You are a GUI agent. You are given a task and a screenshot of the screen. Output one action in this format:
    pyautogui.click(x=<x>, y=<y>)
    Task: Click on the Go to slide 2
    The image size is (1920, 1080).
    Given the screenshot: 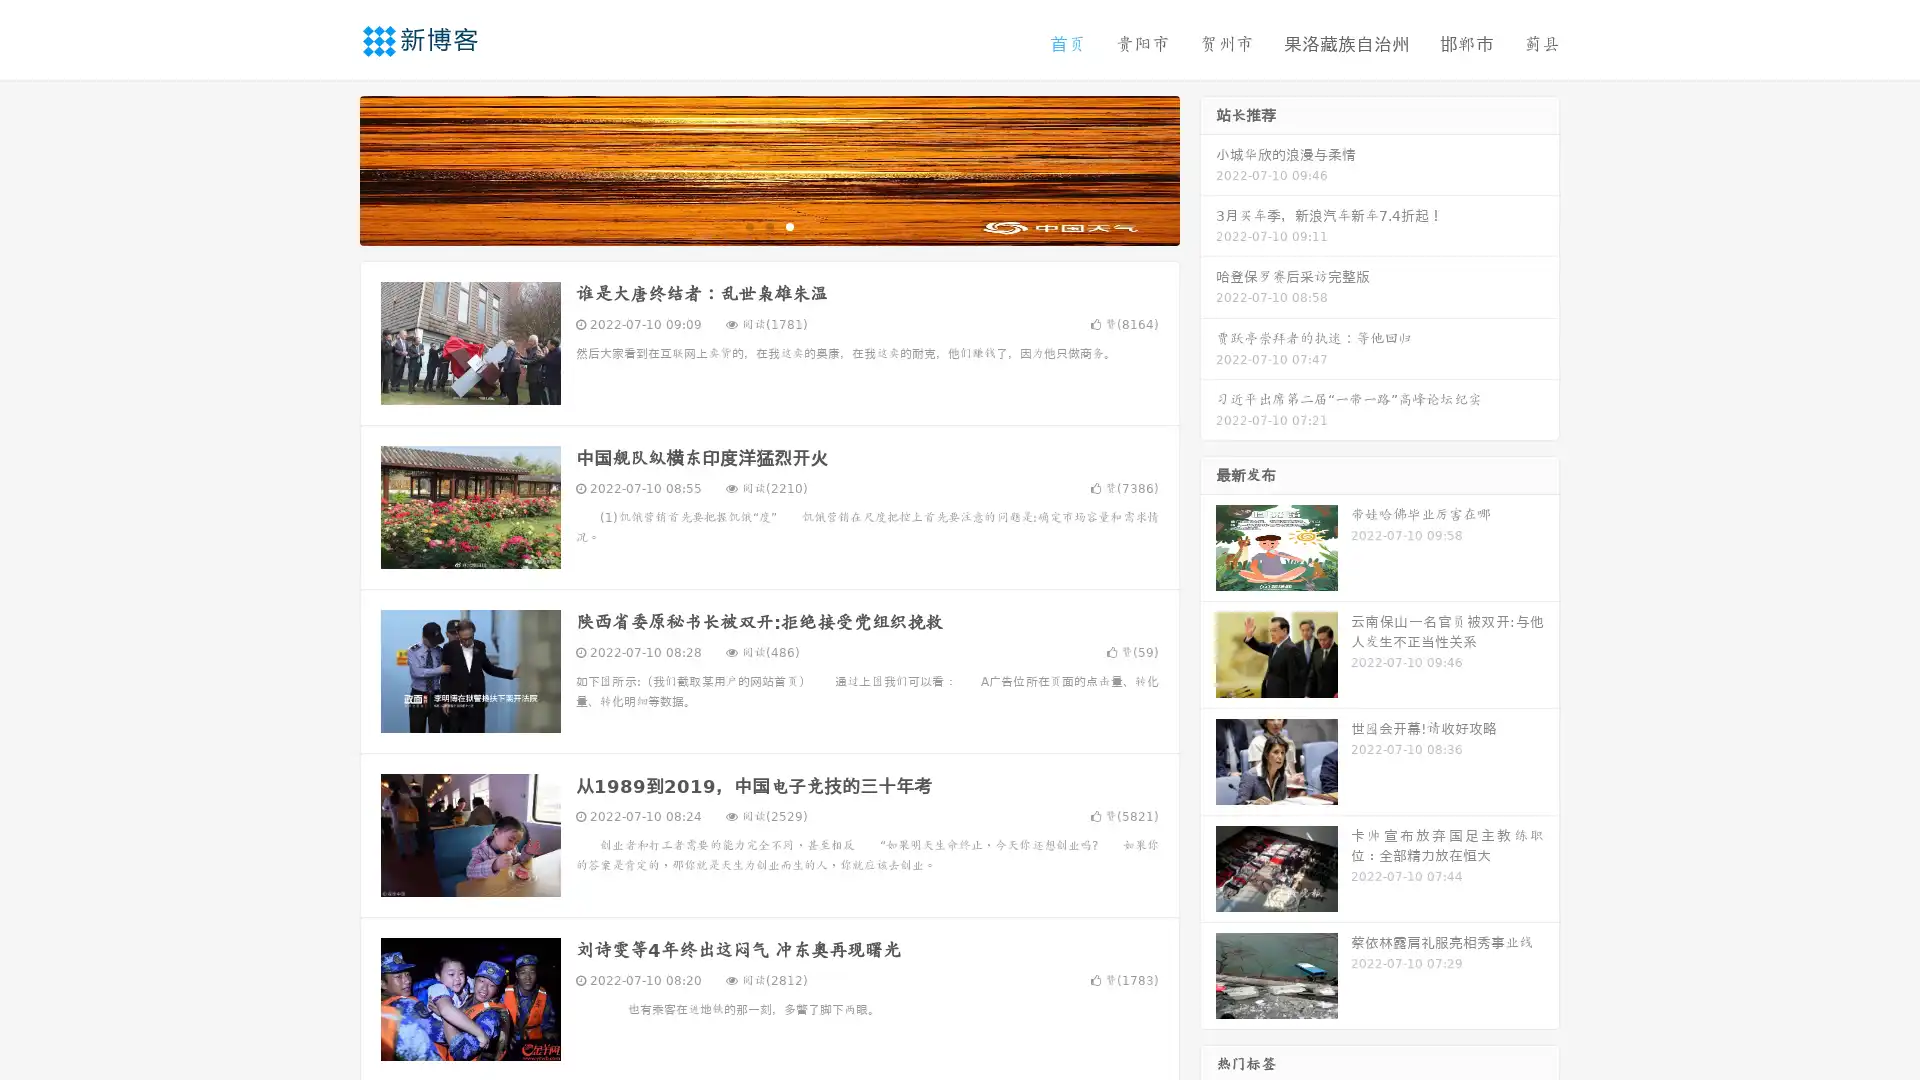 What is the action you would take?
    pyautogui.click(x=768, y=225)
    